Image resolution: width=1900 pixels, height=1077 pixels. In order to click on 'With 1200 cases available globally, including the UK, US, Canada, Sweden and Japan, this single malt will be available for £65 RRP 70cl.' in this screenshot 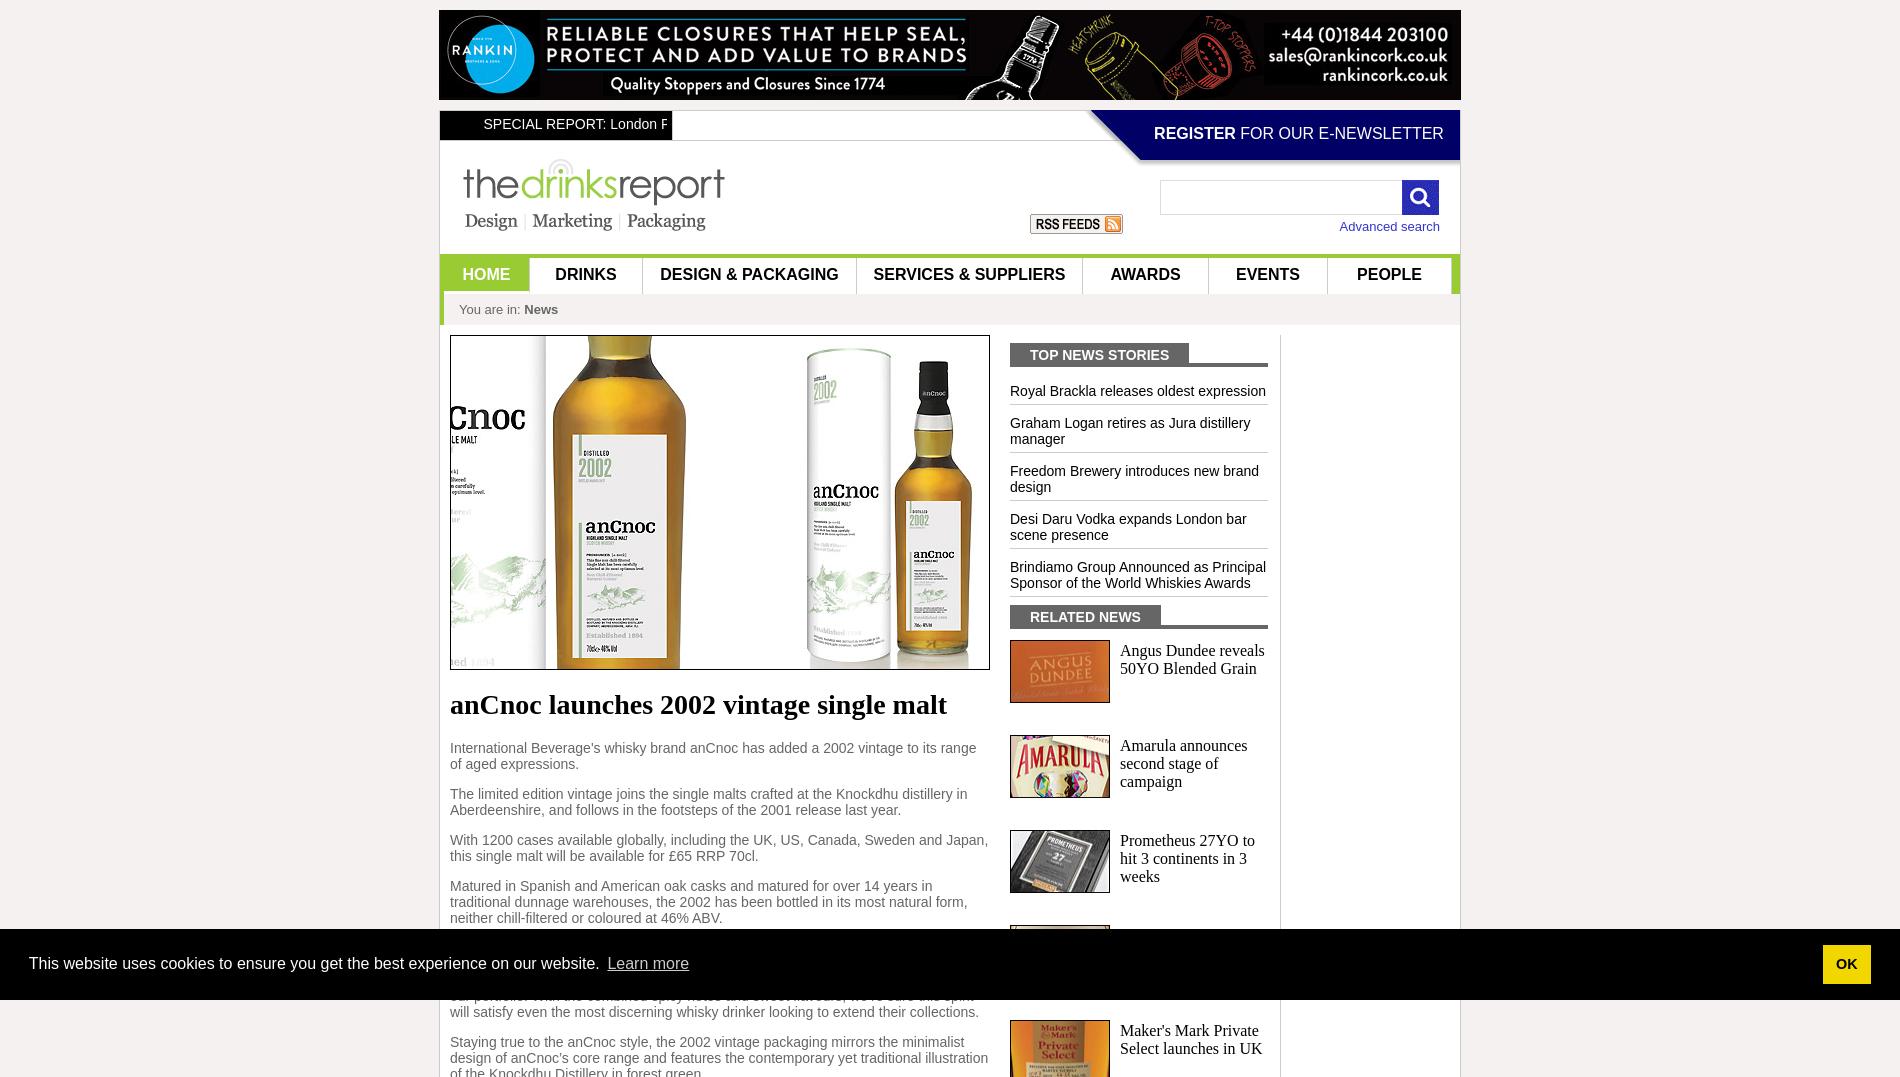, I will do `click(717, 845)`.